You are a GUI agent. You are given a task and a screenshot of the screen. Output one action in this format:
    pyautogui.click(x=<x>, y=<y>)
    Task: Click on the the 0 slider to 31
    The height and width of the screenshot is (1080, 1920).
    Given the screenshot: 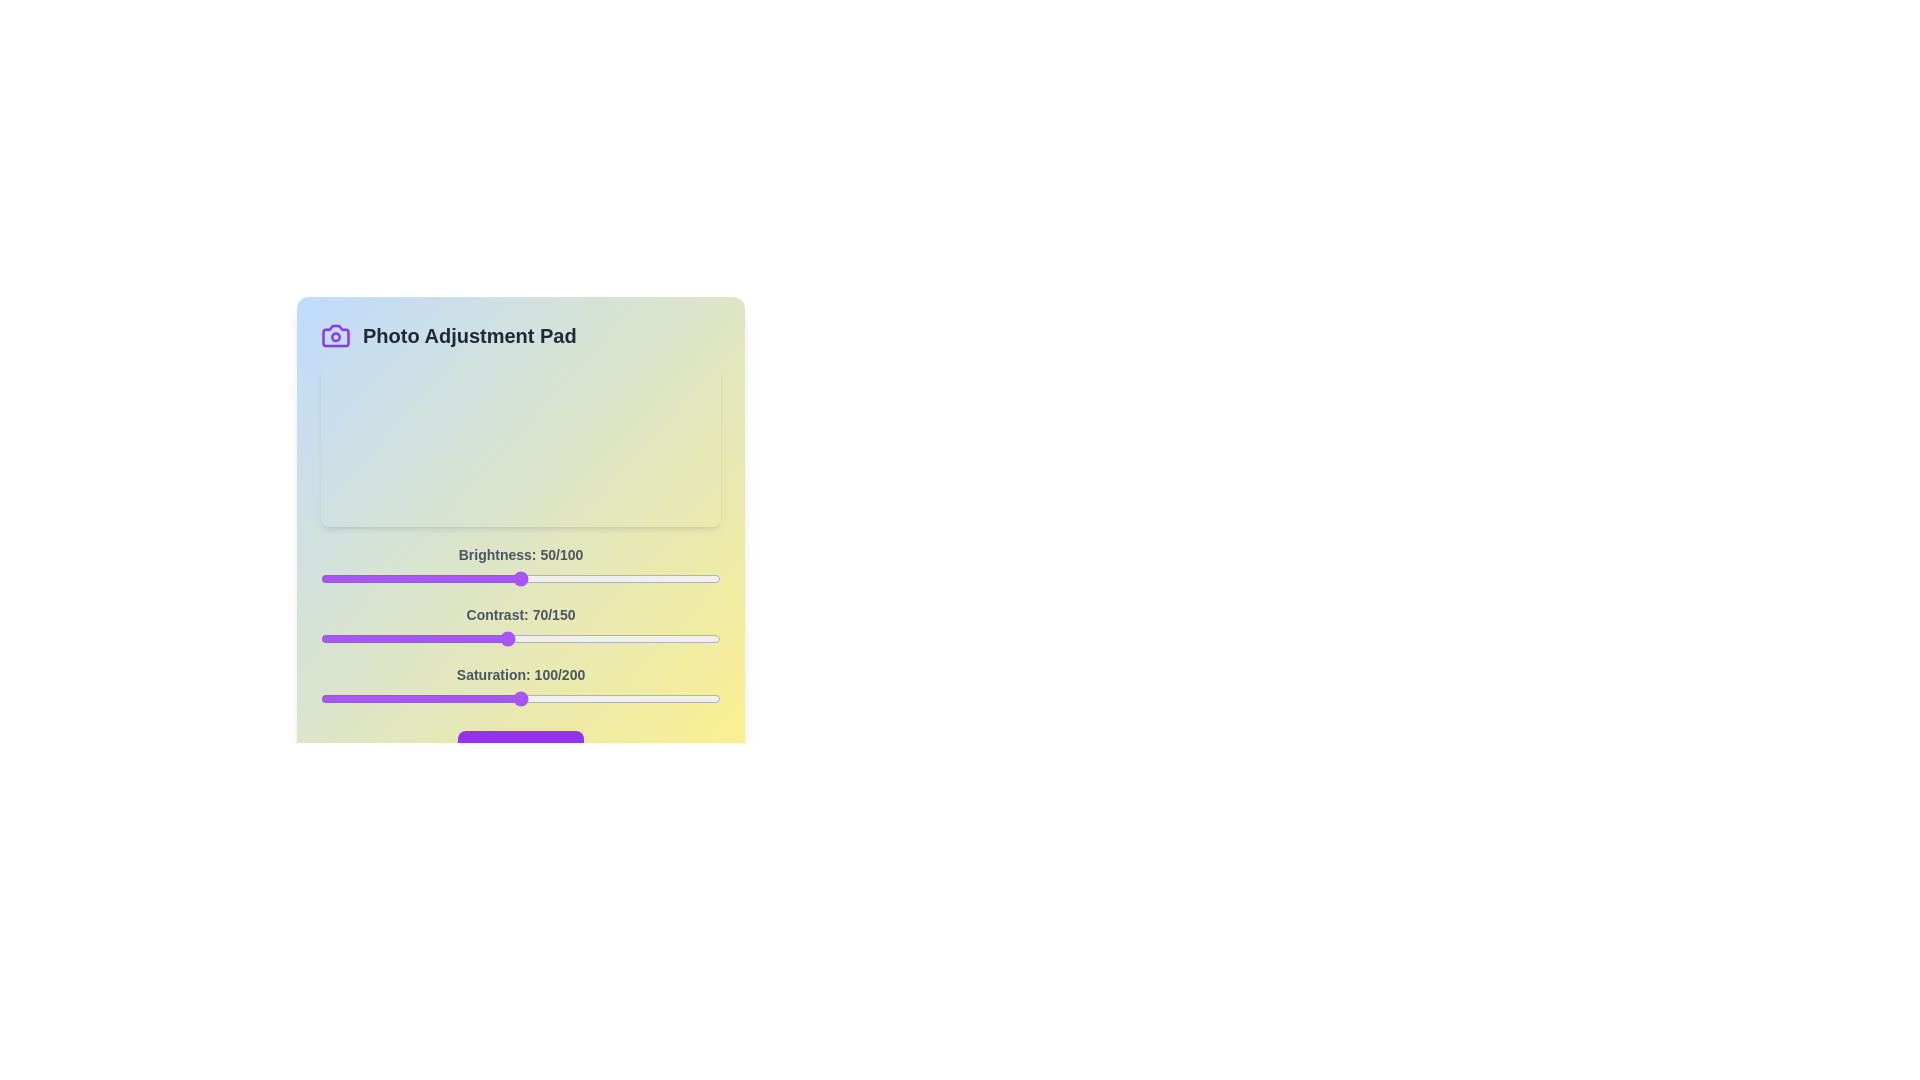 What is the action you would take?
    pyautogui.click(x=444, y=578)
    